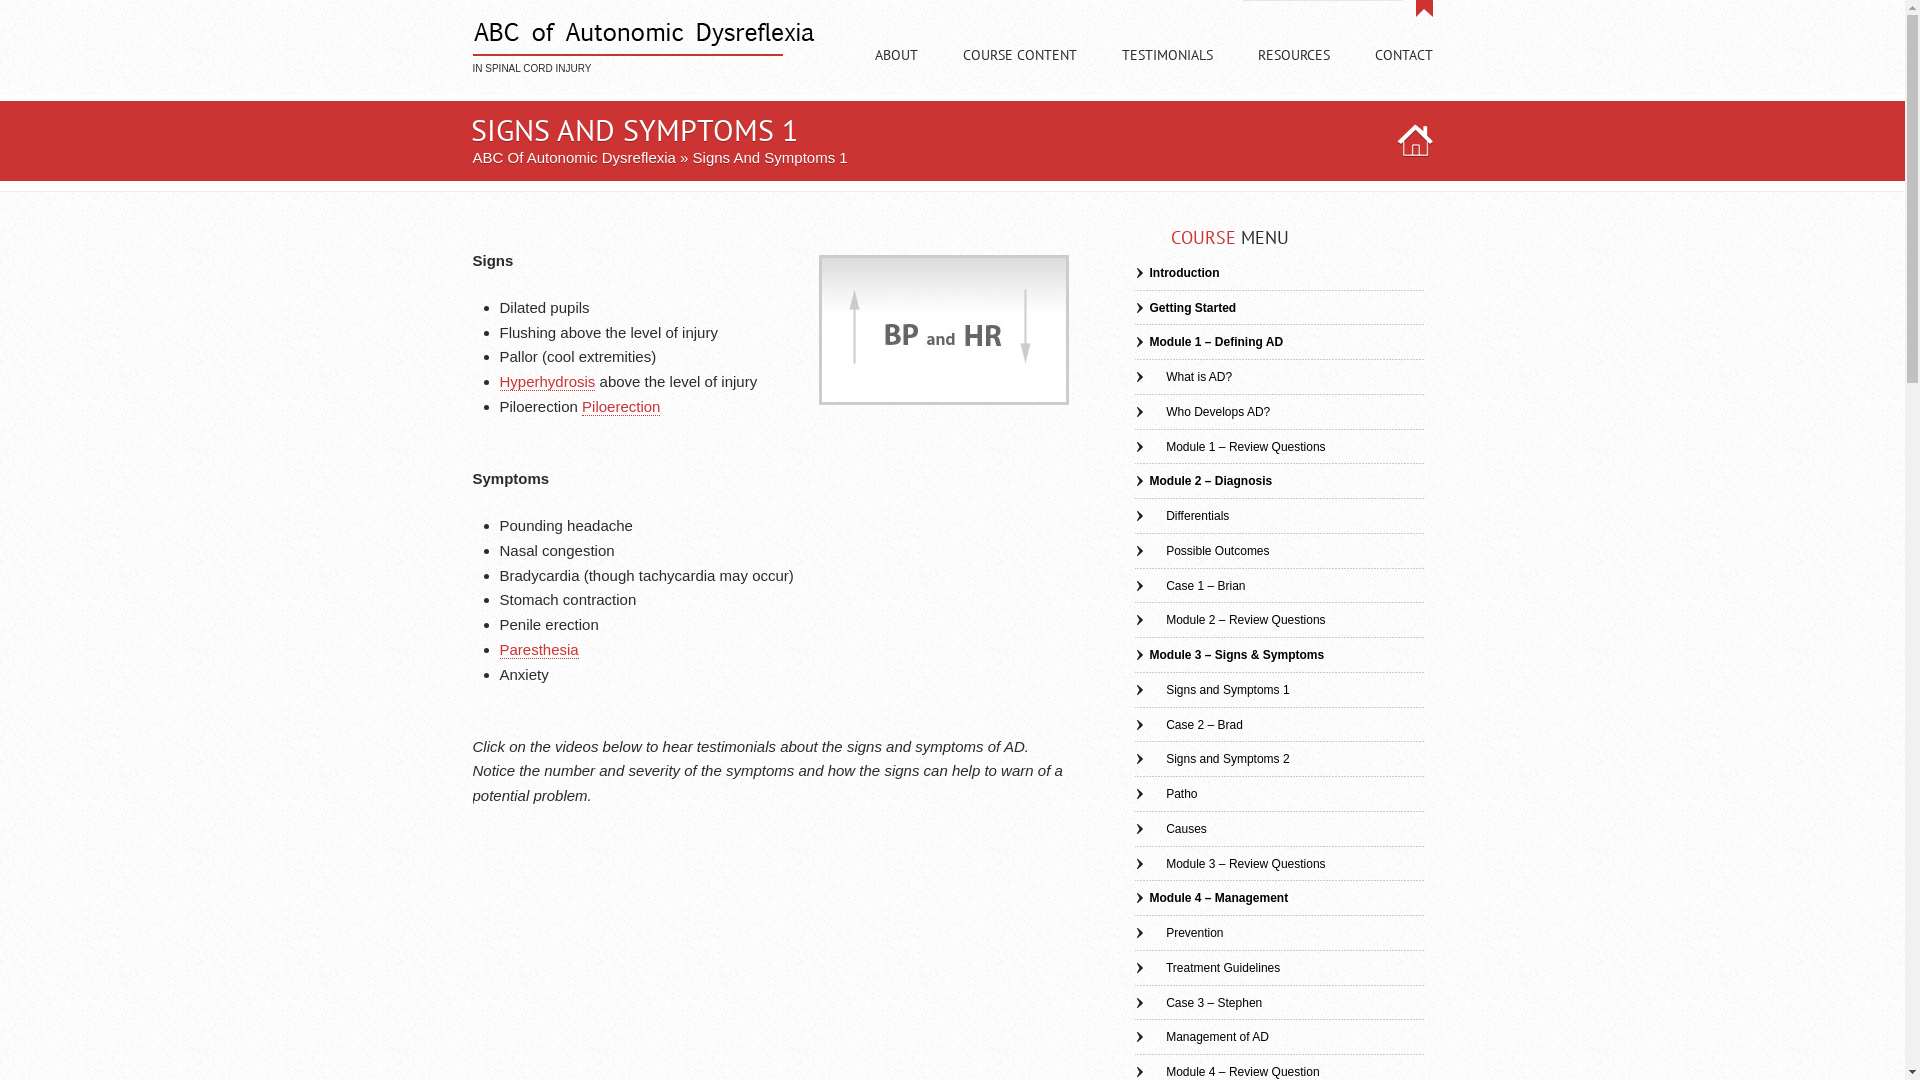  I want to click on '     Prevention', so click(1178, 933).